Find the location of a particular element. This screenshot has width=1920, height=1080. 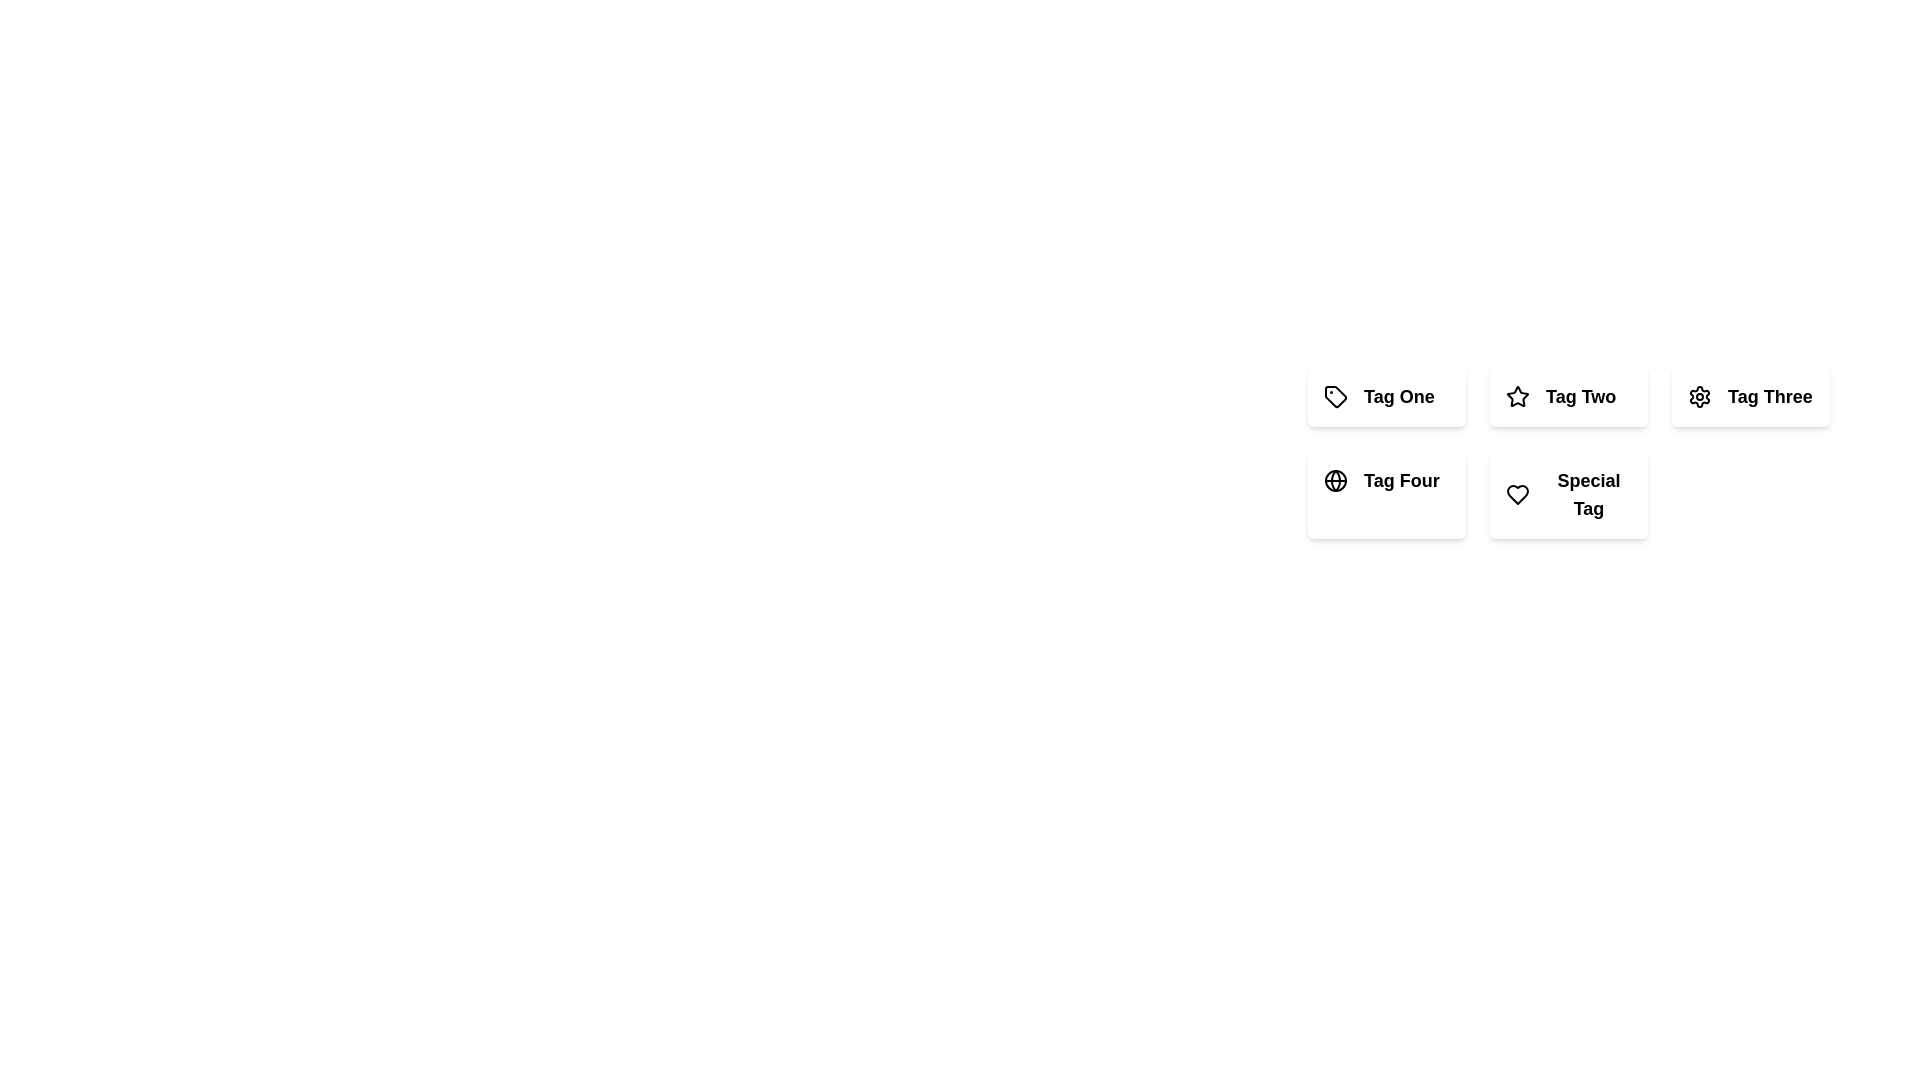

the star icon located to the left of the text 'Tag Two', which indicates importance or categorization is located at coordinates (1517, 397).